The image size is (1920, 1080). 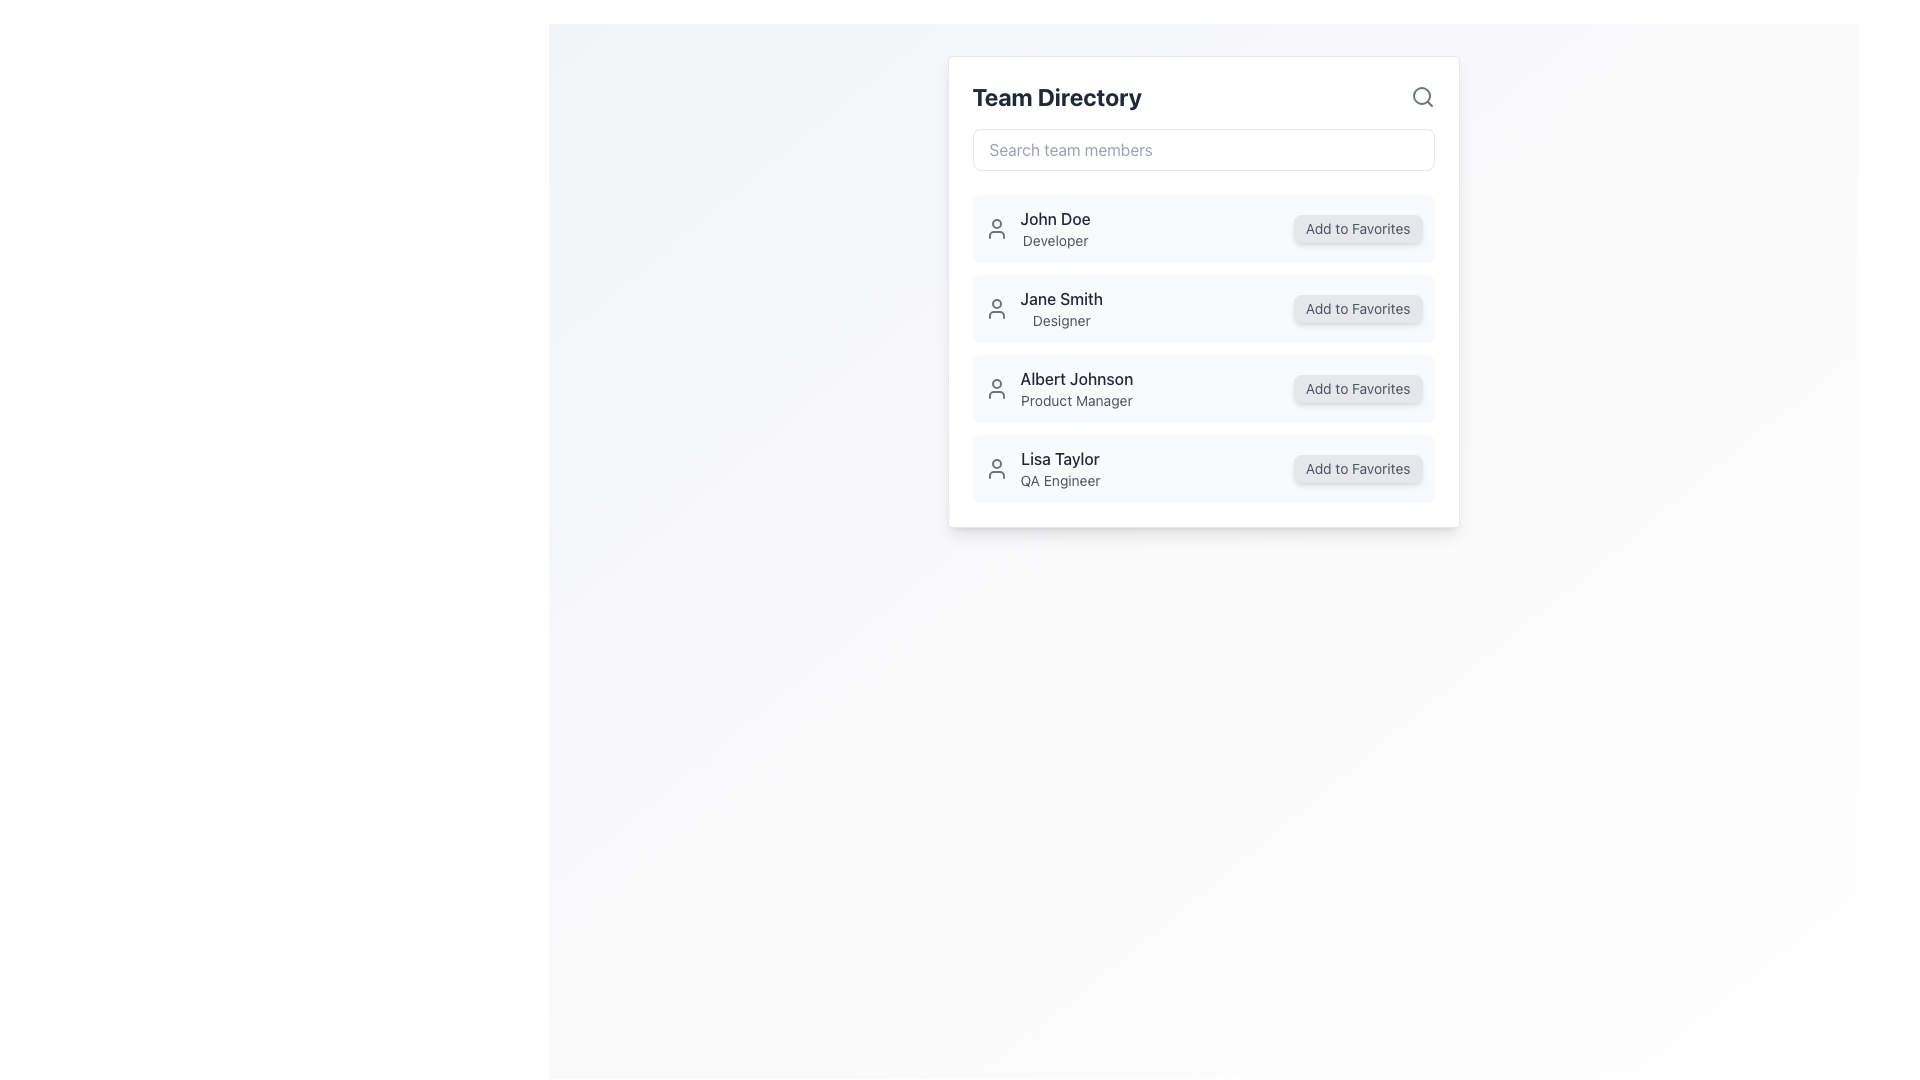 I want to click on the 'Add to Favorites' button associated with user 'Albert Johnson' located in the third row of the list, positioned to the right of 'Albert Johnson Product Manager', so click(x=1358, y=389).